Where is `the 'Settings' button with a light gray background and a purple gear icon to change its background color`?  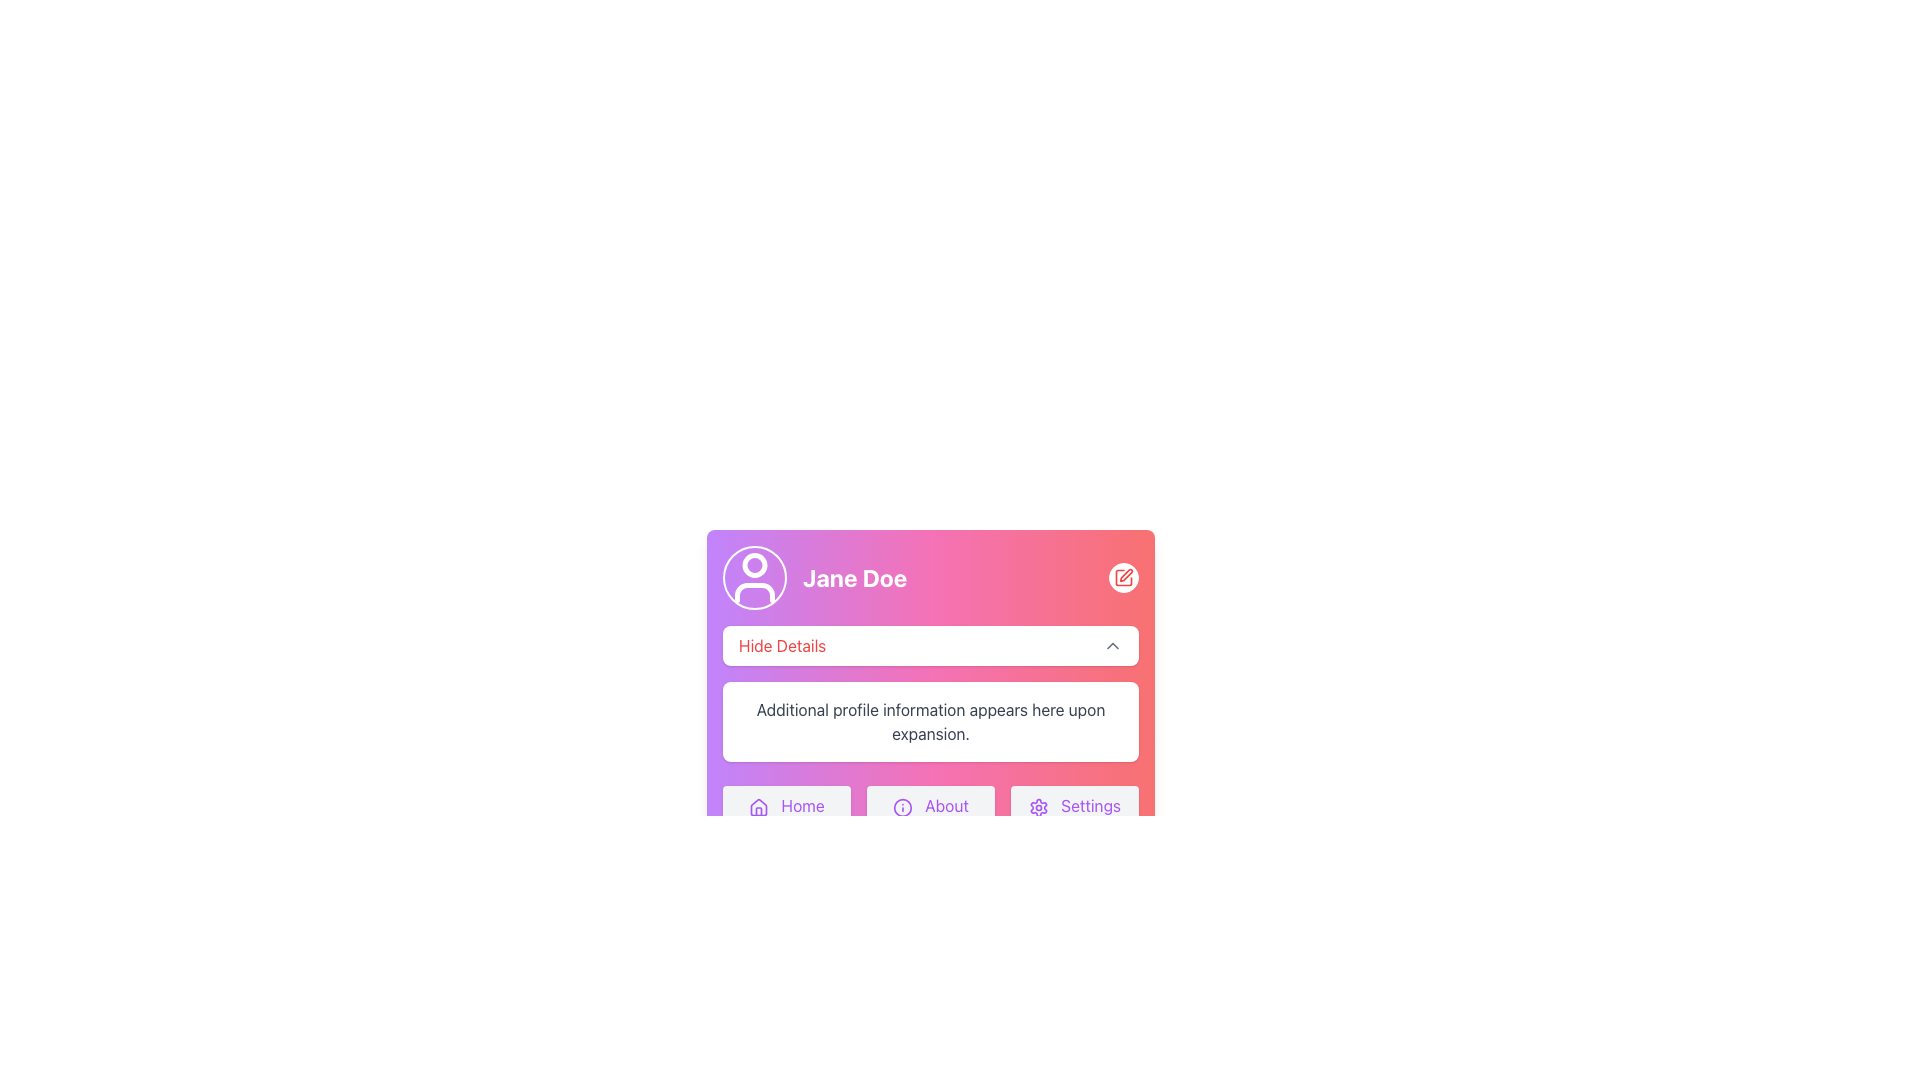
the 'Settings' button with a light gray background and a purple gear icon to change its background color is located at coordinates (1074, 805).